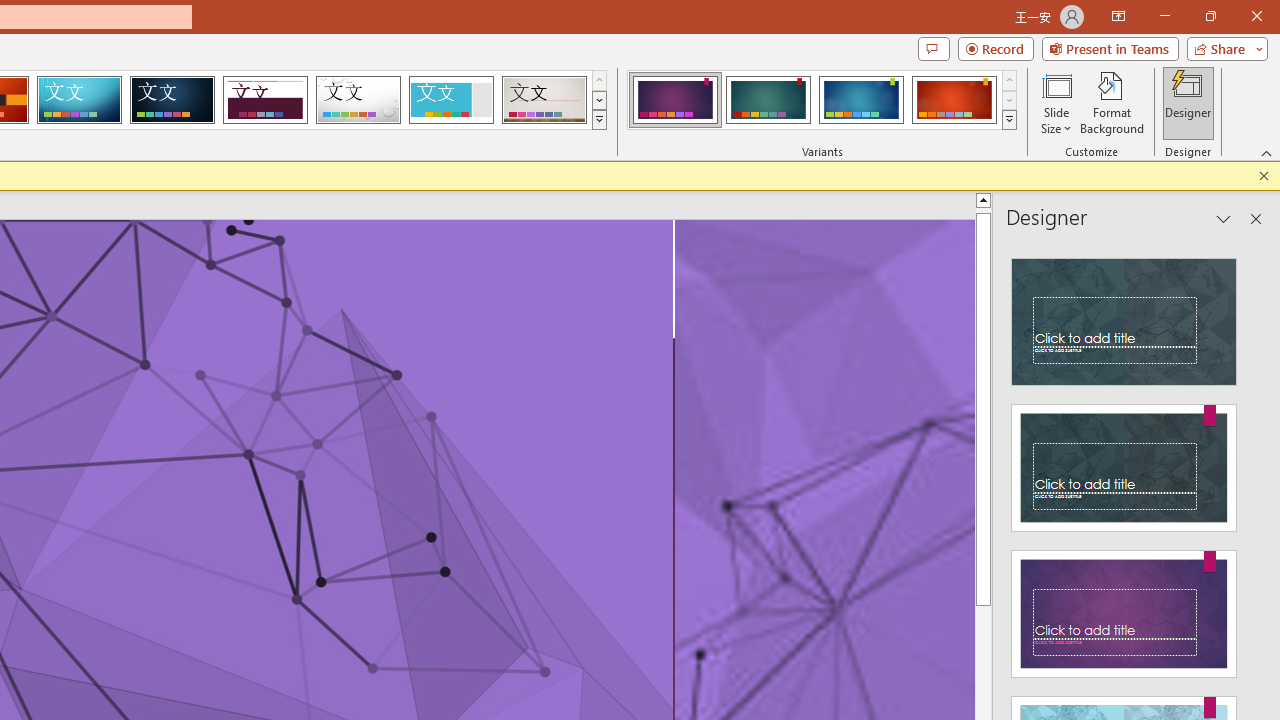 The image size is (1280, 720). I want to click on 'Recommended Design: Design Idea', so click(1124, 315).